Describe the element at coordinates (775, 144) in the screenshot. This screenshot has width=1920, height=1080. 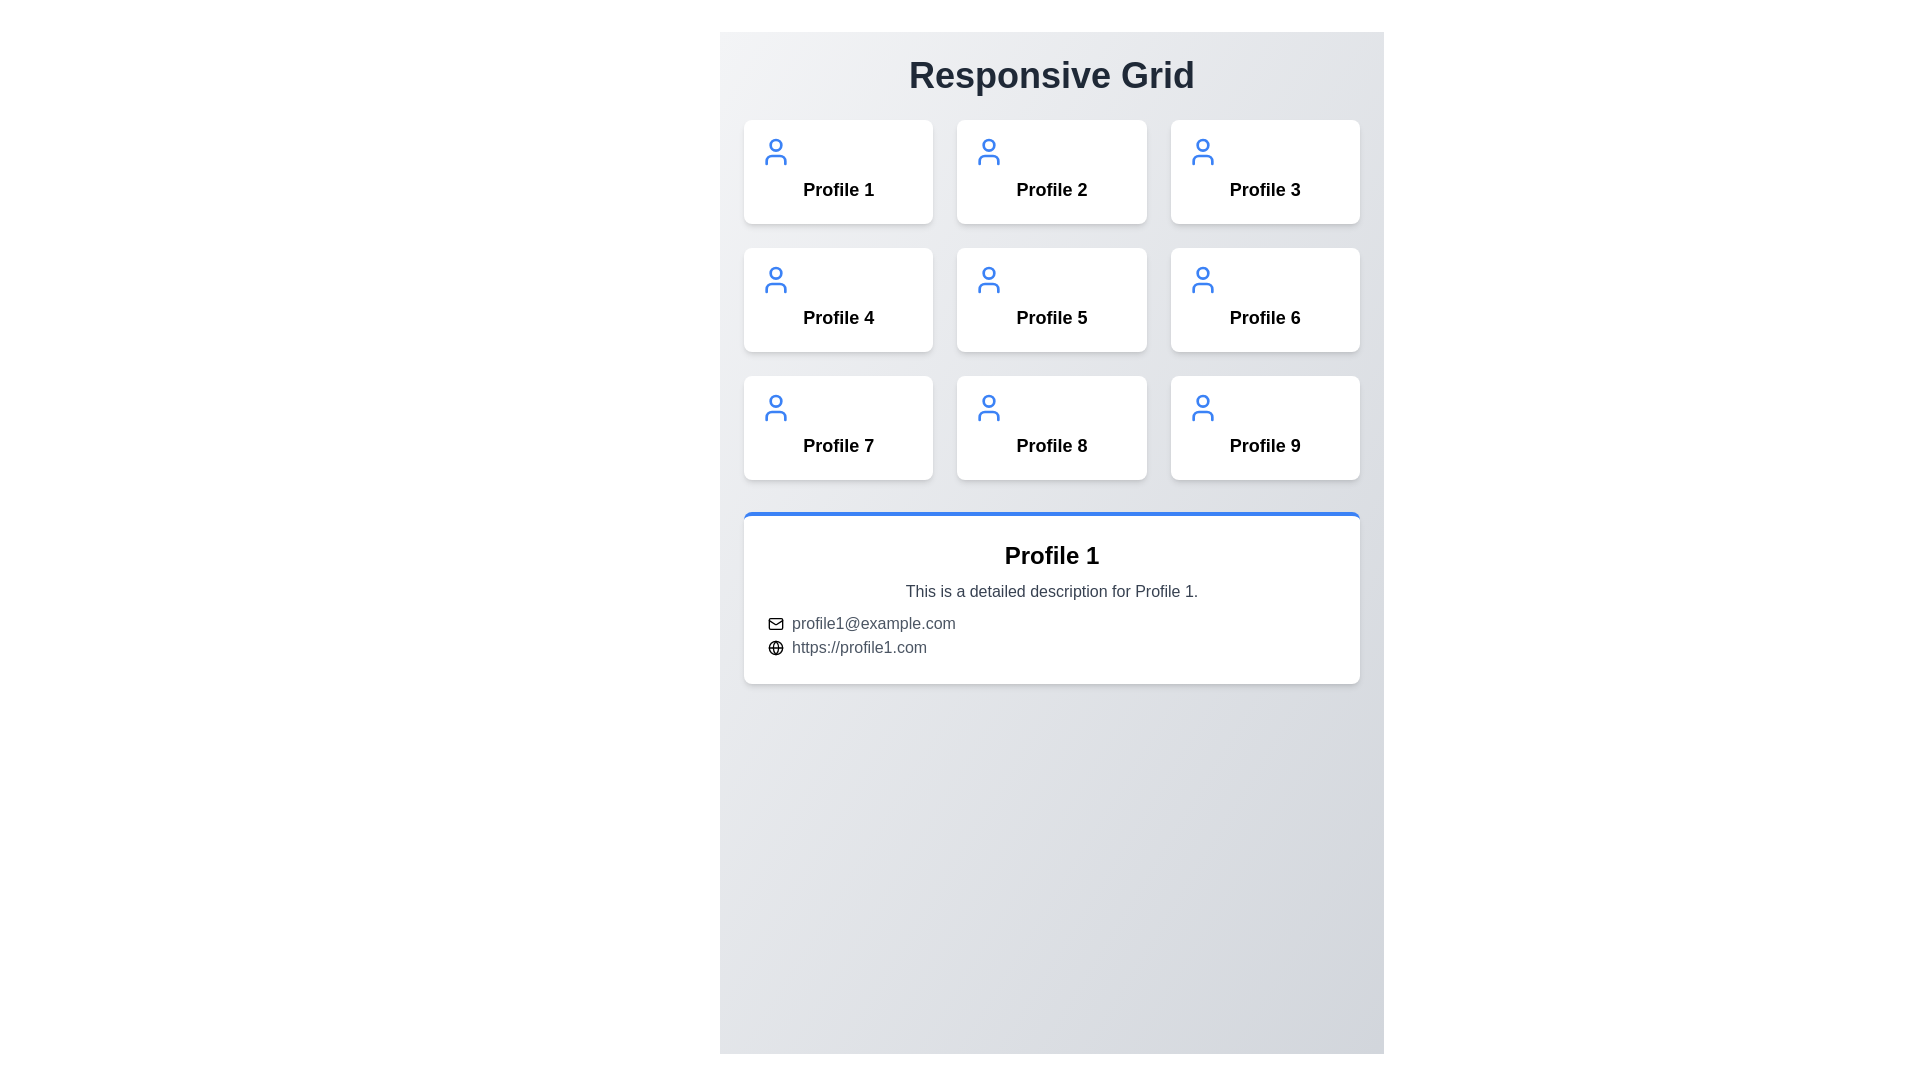
I see `the SVG Circle that visually represents the user profile icon in the card titled 'Profile 1'` at that location.